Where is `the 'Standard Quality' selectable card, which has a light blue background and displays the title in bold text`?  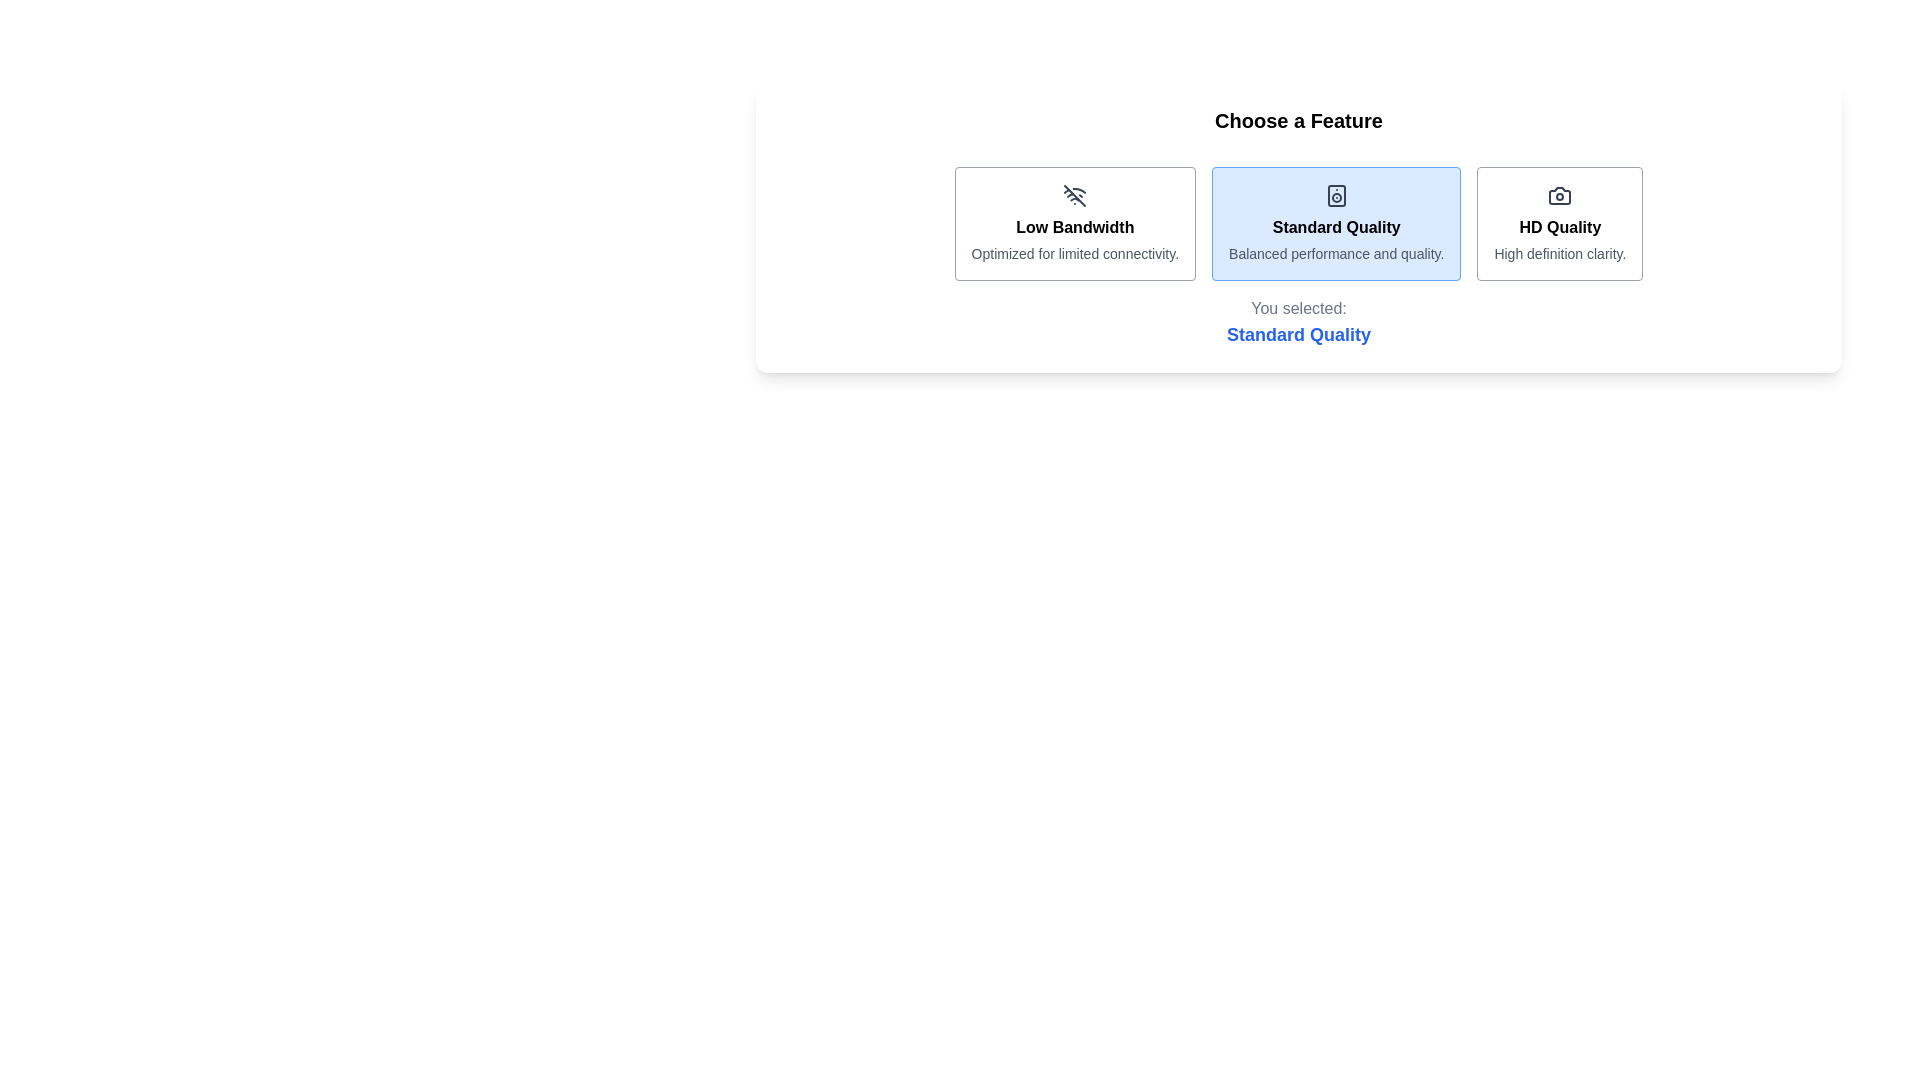 the 'Standard Quality' selectable card, which has a light blue background and displays the title in bold text is located at coordinates (1336, 223).